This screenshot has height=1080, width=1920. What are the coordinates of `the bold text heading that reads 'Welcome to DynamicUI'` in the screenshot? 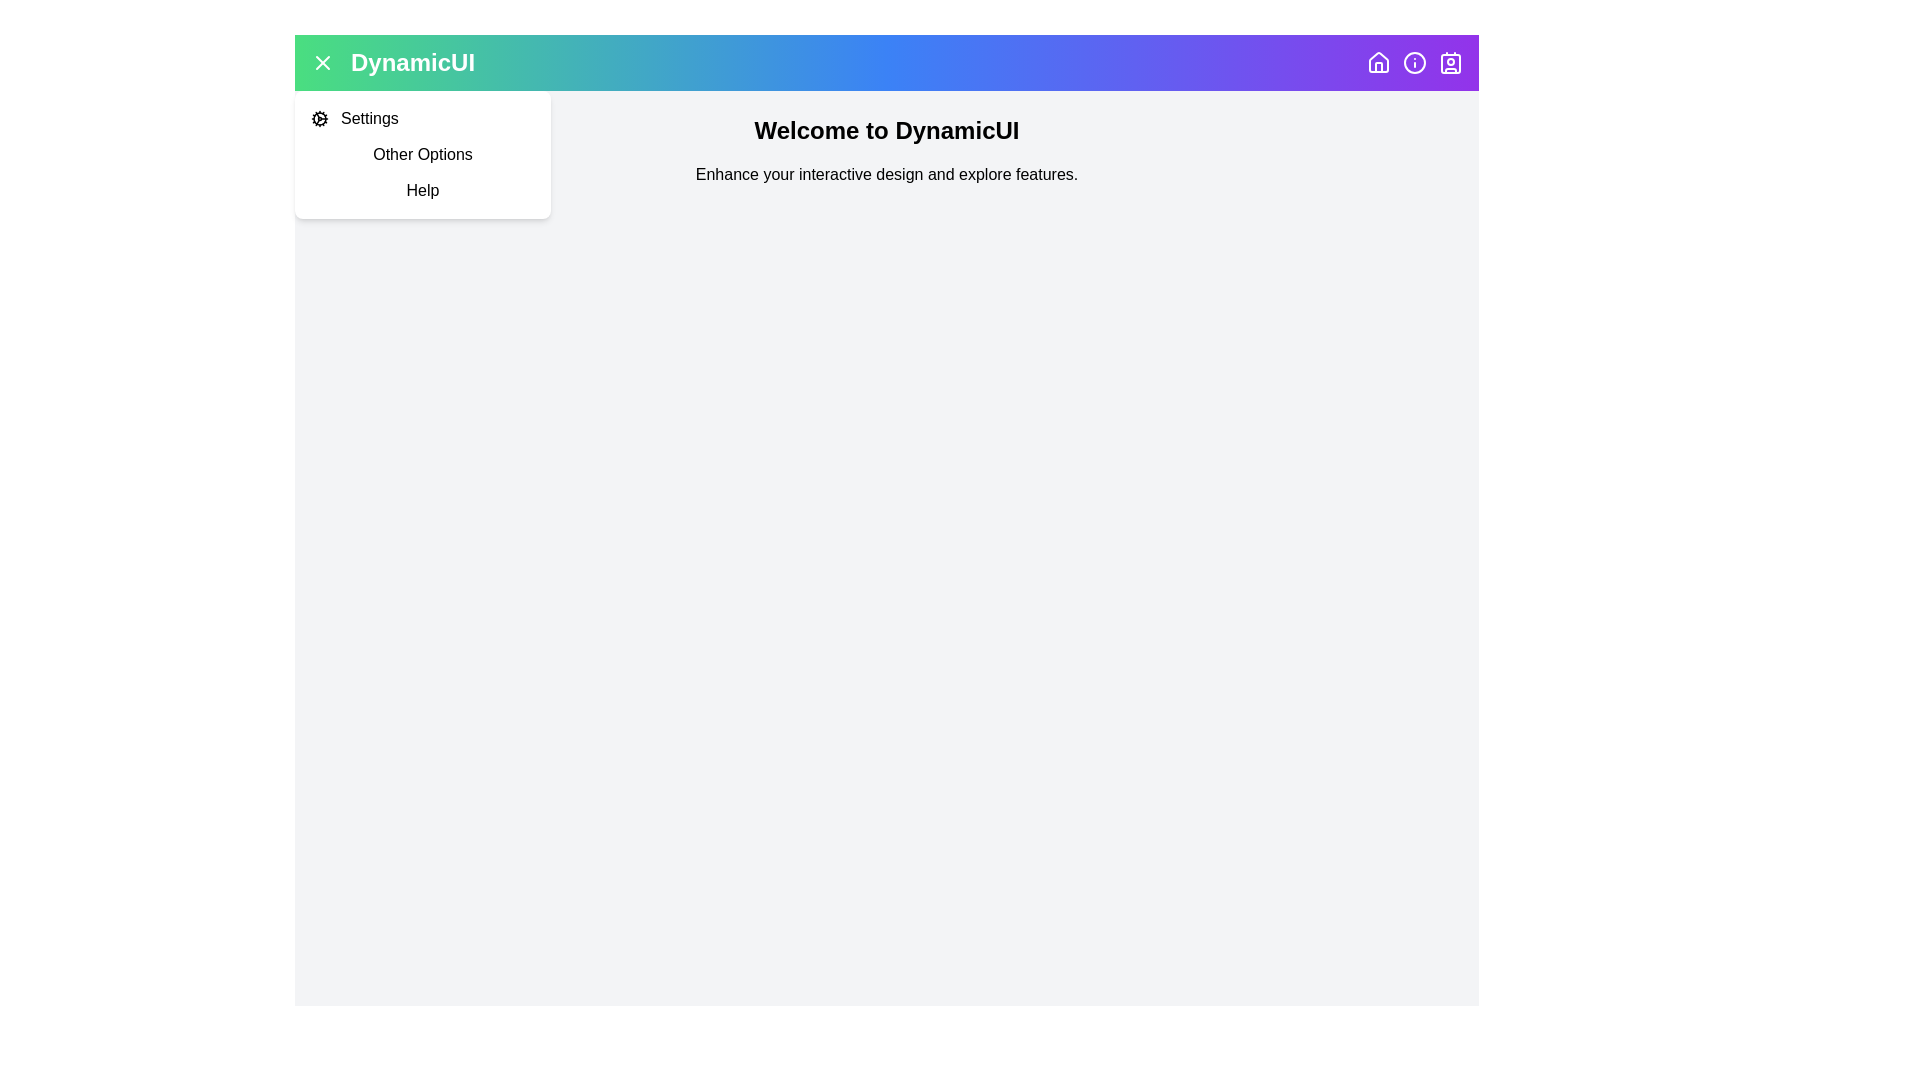 It's located at (886, 131).